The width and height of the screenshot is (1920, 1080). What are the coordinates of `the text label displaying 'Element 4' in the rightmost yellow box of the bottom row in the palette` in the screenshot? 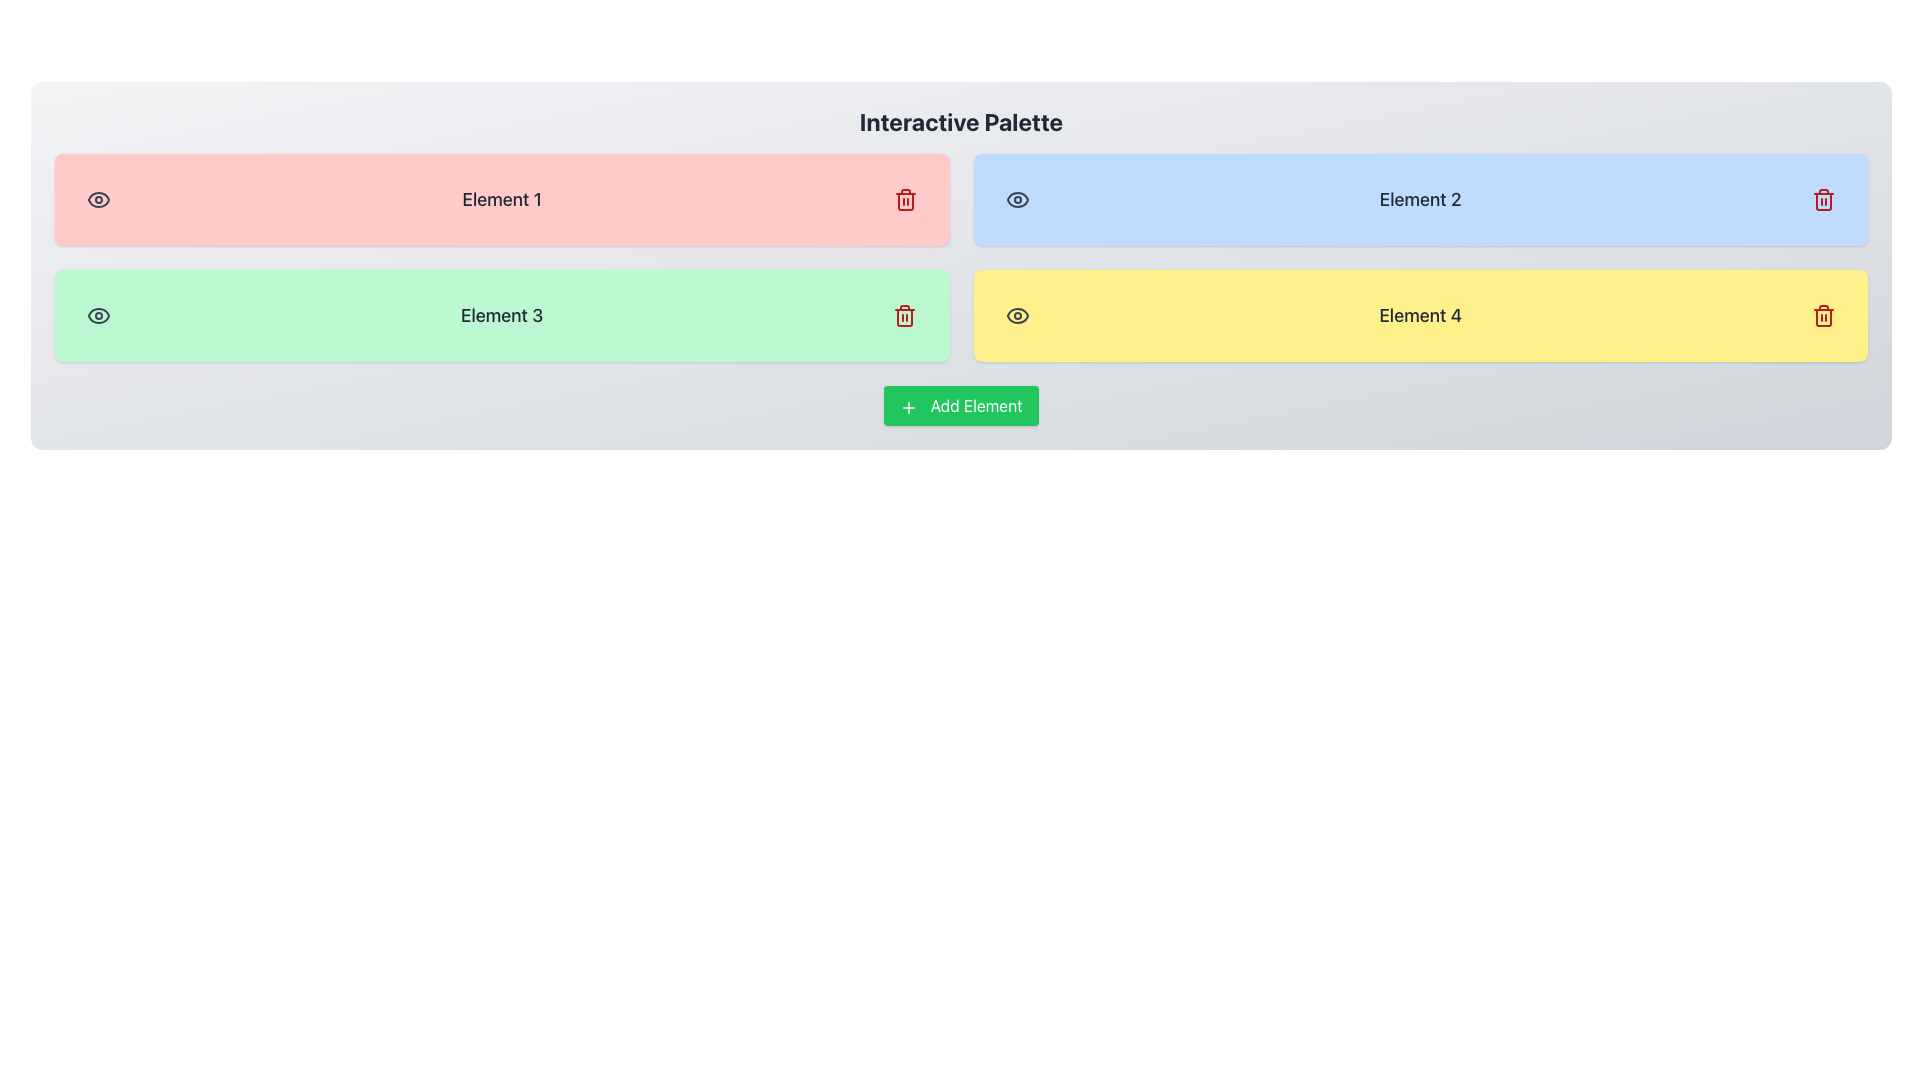 It's located at (1419, 315).